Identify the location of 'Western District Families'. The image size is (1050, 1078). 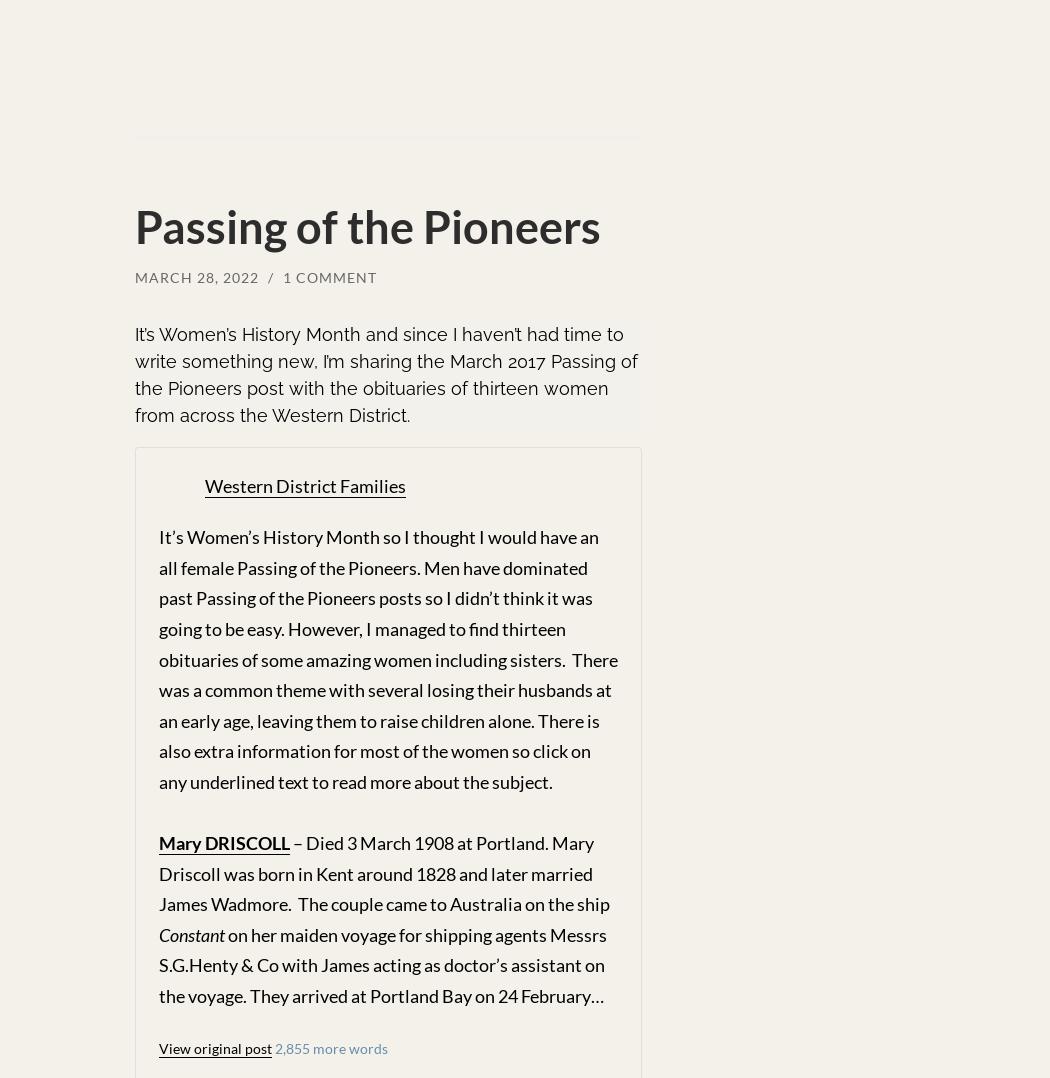
(304, 483).